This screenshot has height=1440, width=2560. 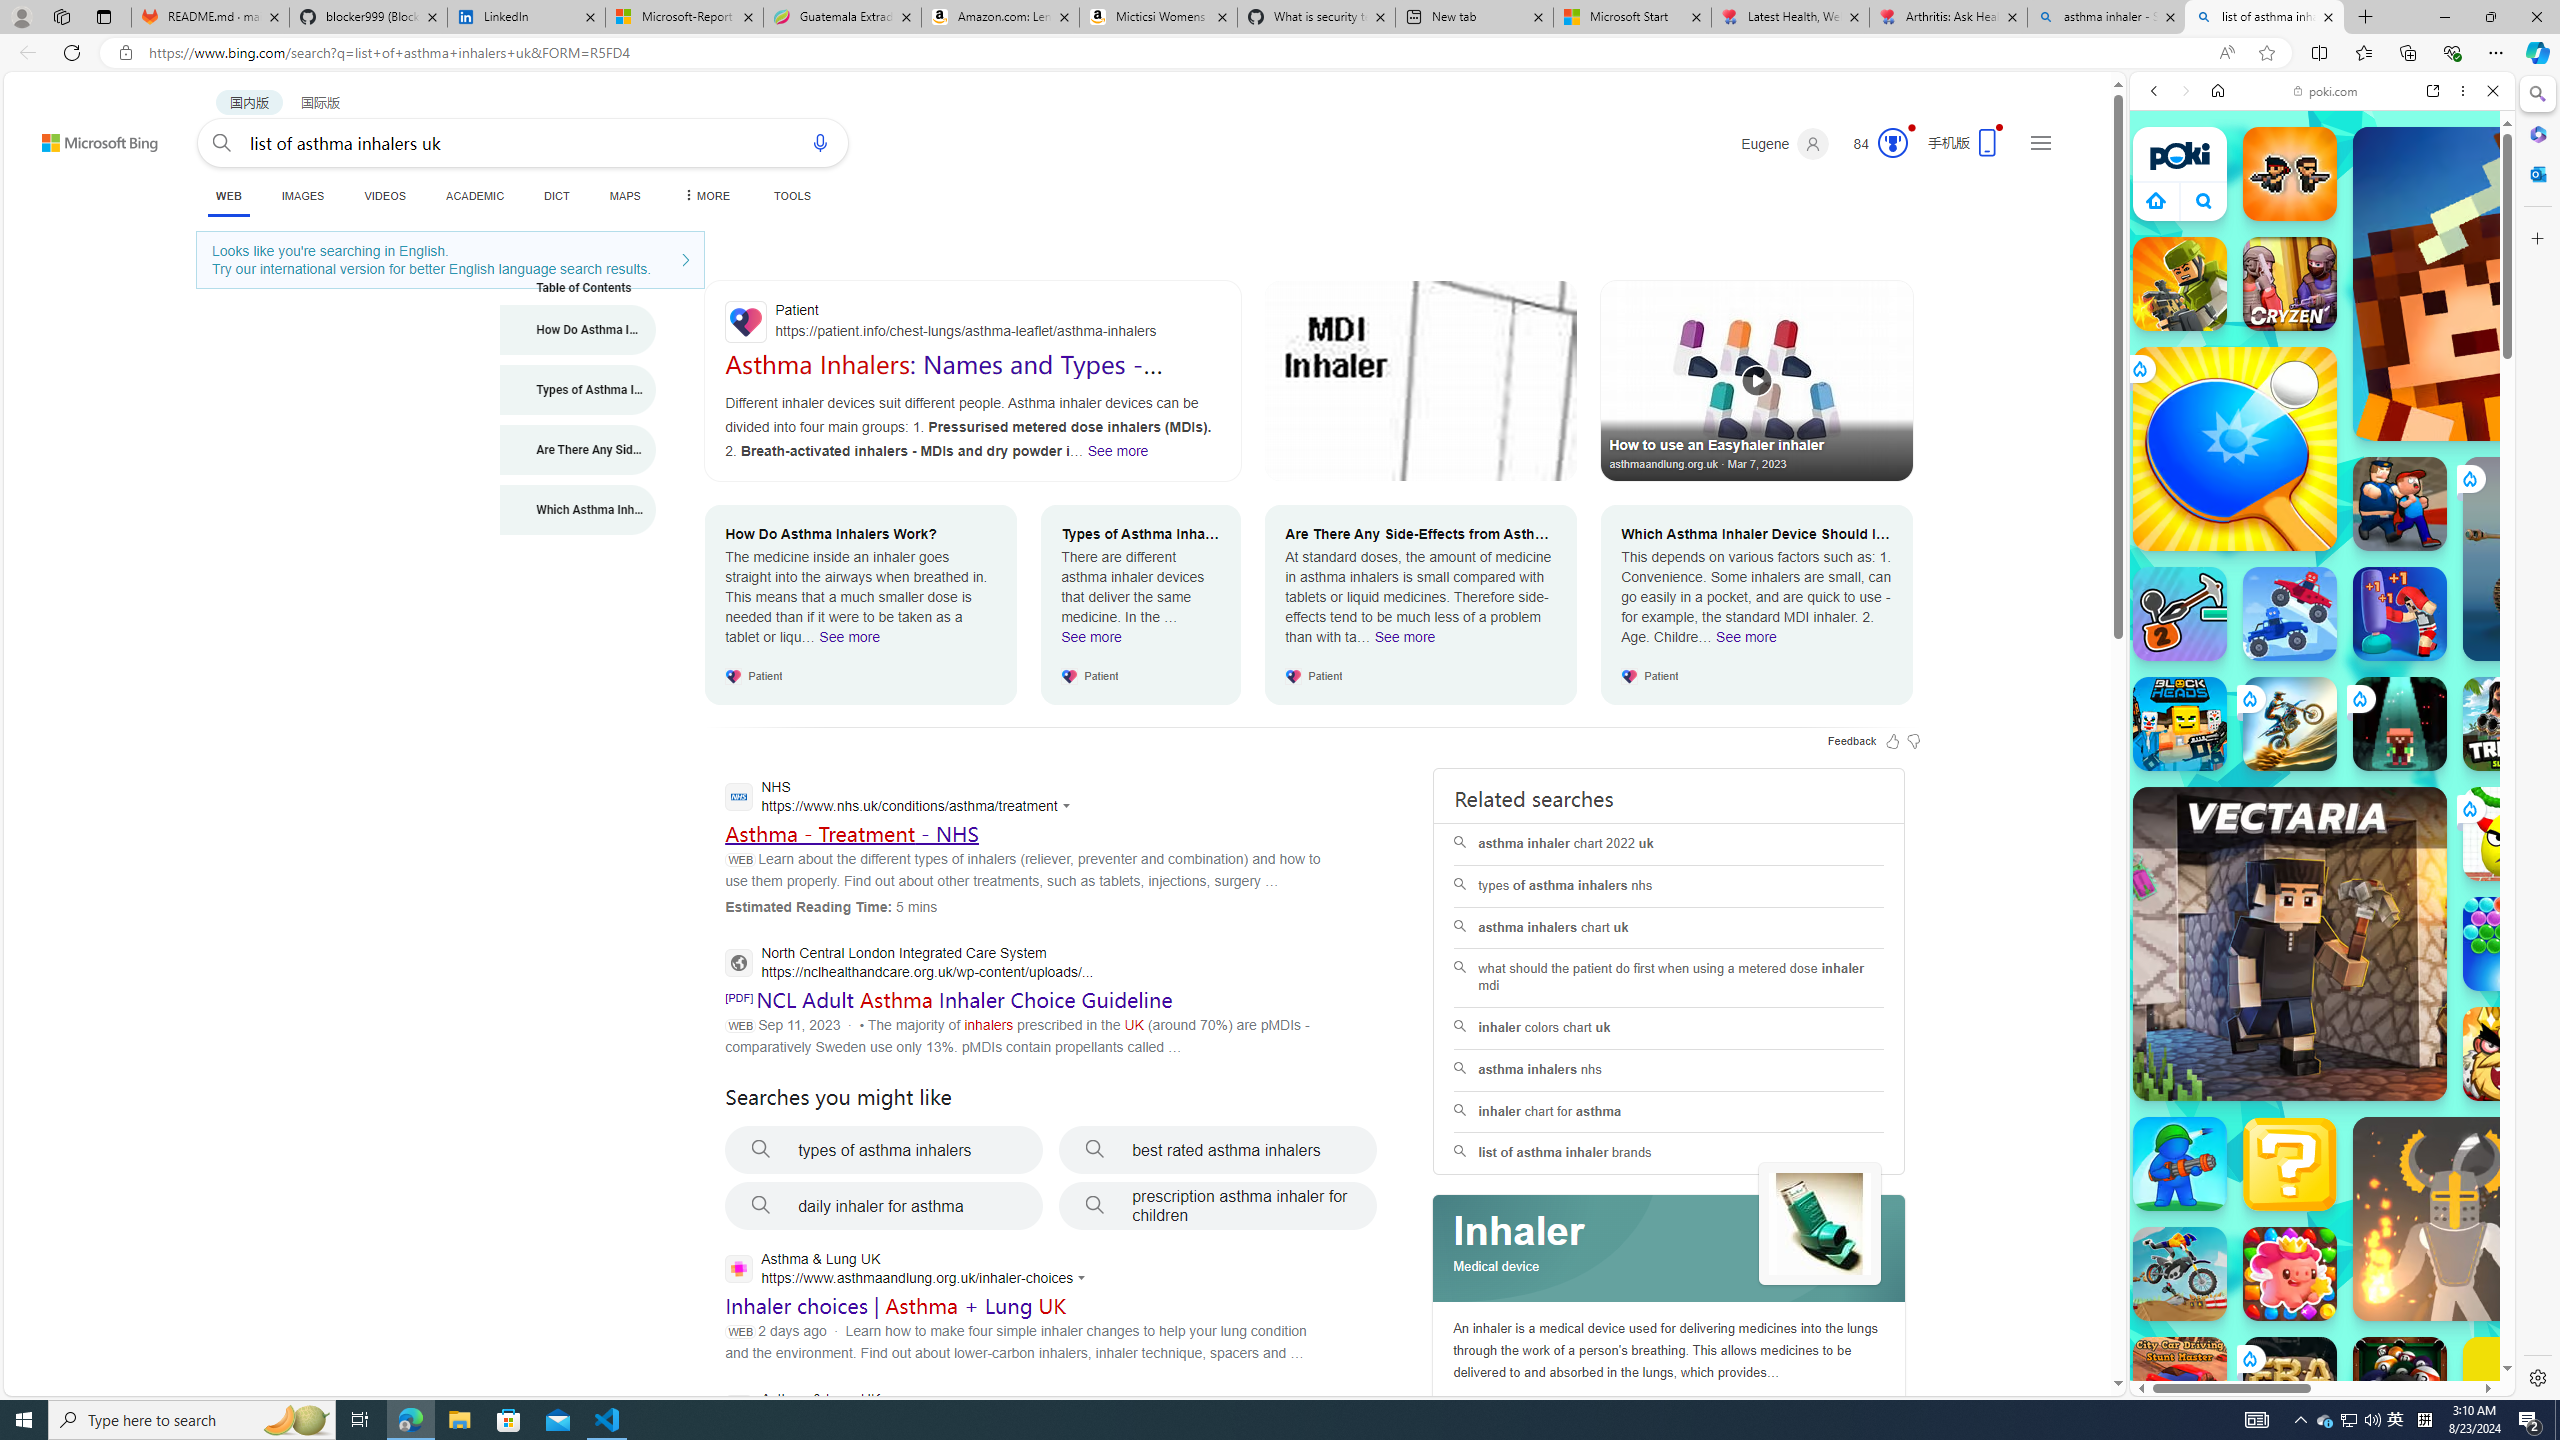 I want to click on 'Two Player Games', so click(x=2320, y=567).